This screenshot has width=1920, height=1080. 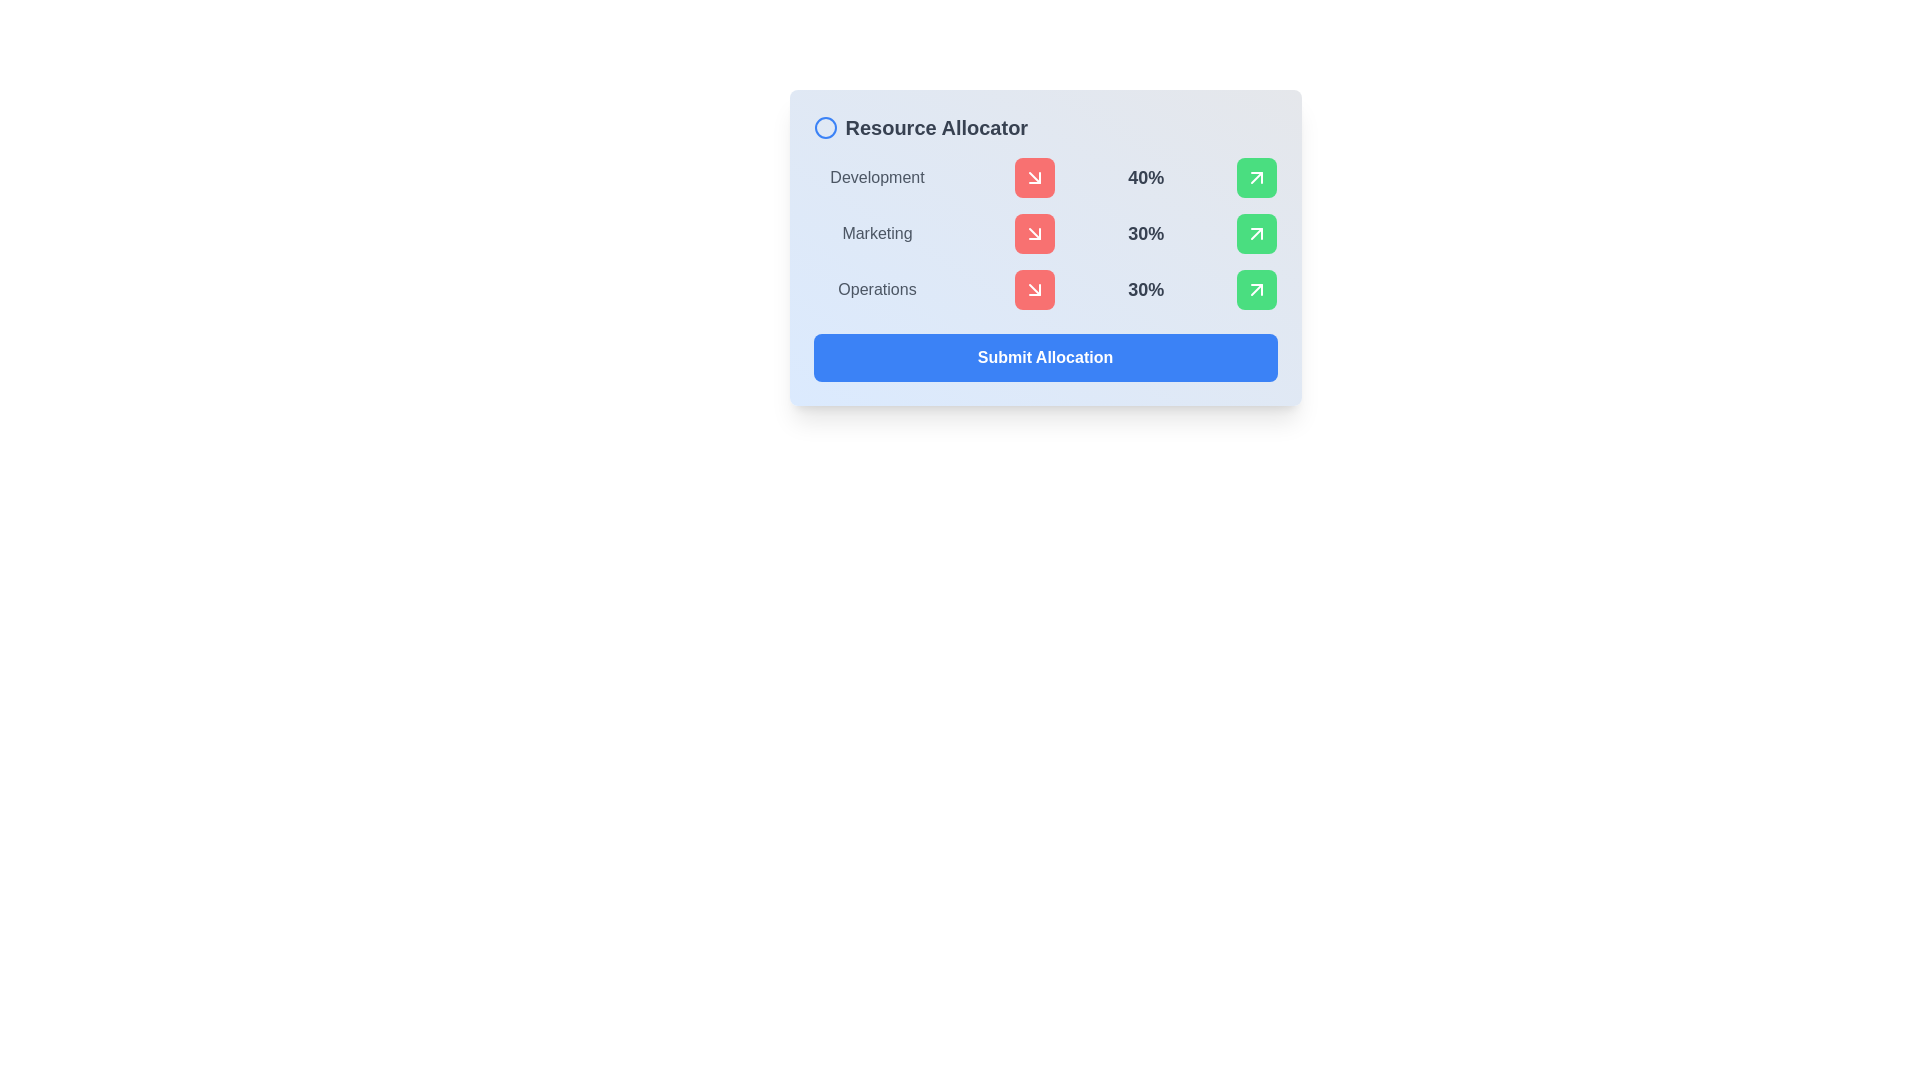 What do you see at coordinates (1034, 233) in the screenshot?
I see `the red square button with a downward-right white arrow located in the second row under 'Marketing'` at bounding box center [1034, 233].